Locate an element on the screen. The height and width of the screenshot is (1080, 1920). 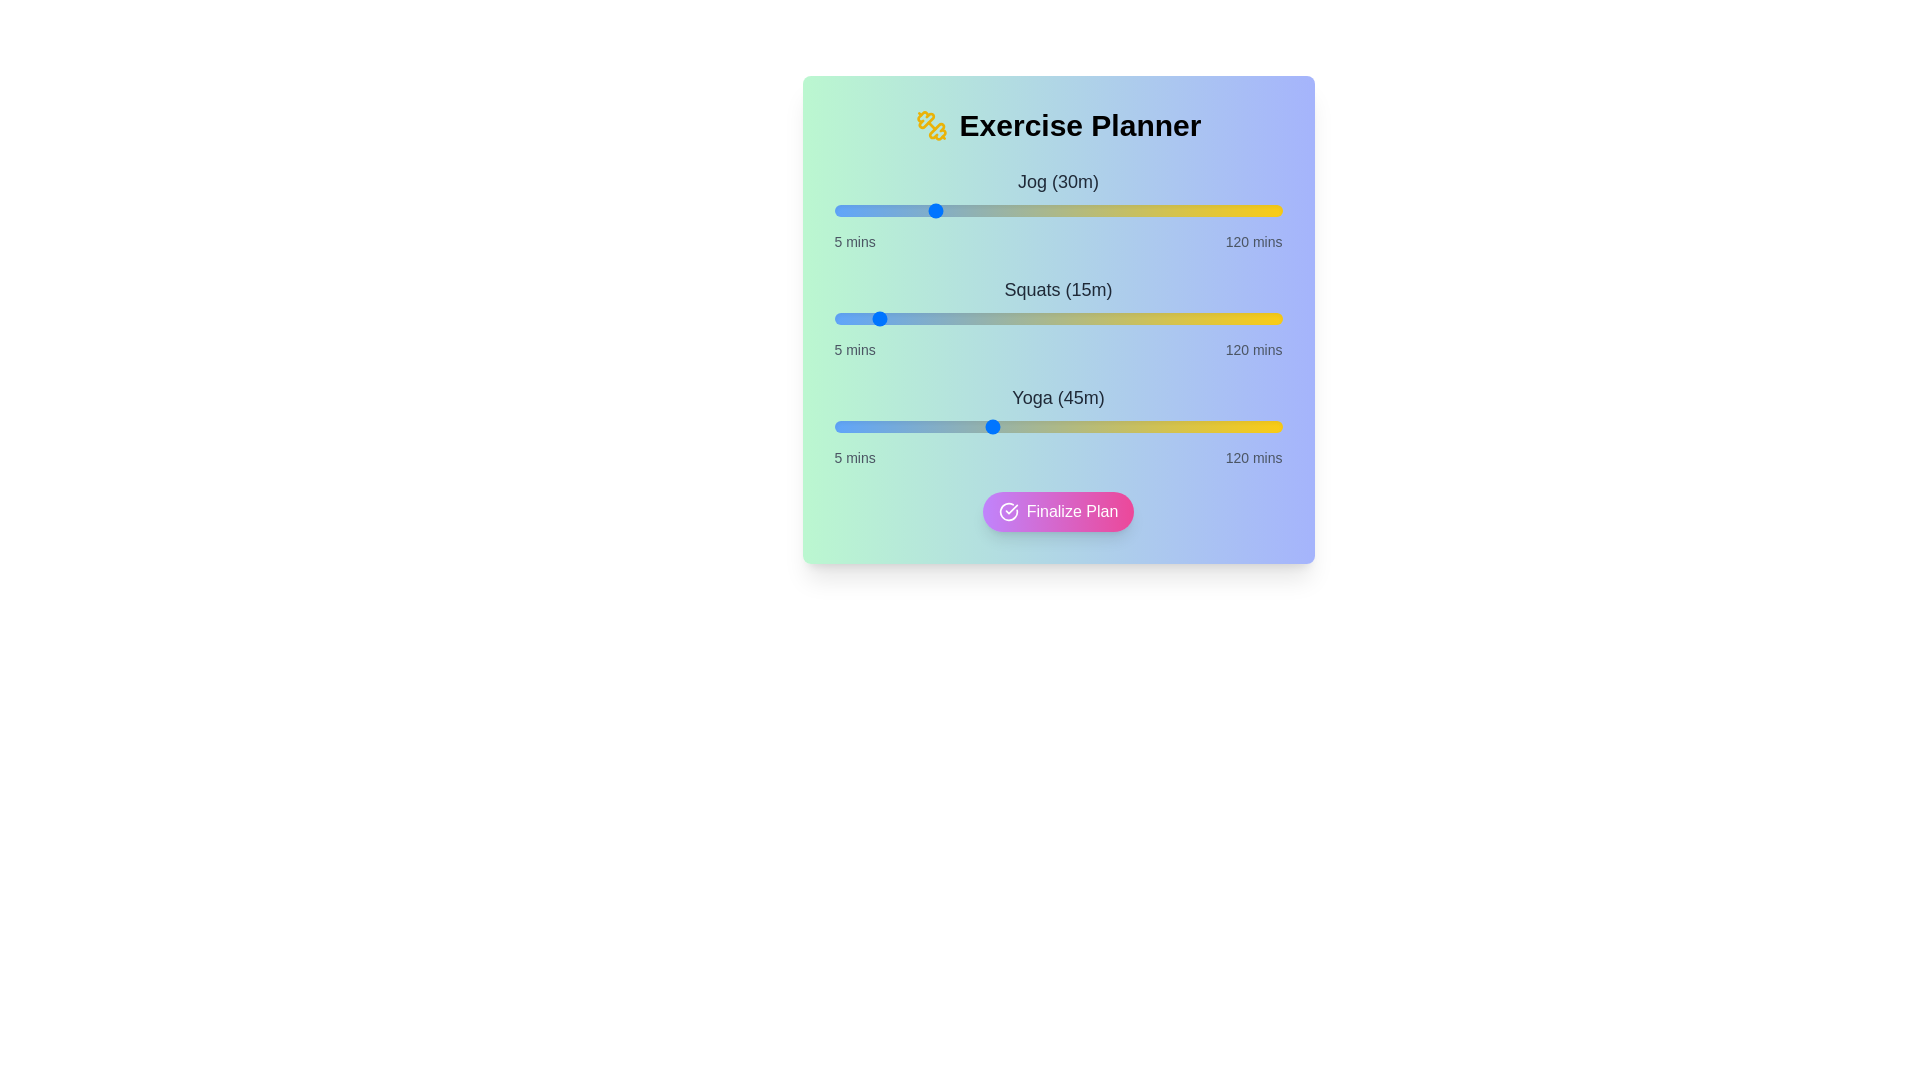
the duration of the 0 slider to 24 minutes is located at coordinates (907, 211).